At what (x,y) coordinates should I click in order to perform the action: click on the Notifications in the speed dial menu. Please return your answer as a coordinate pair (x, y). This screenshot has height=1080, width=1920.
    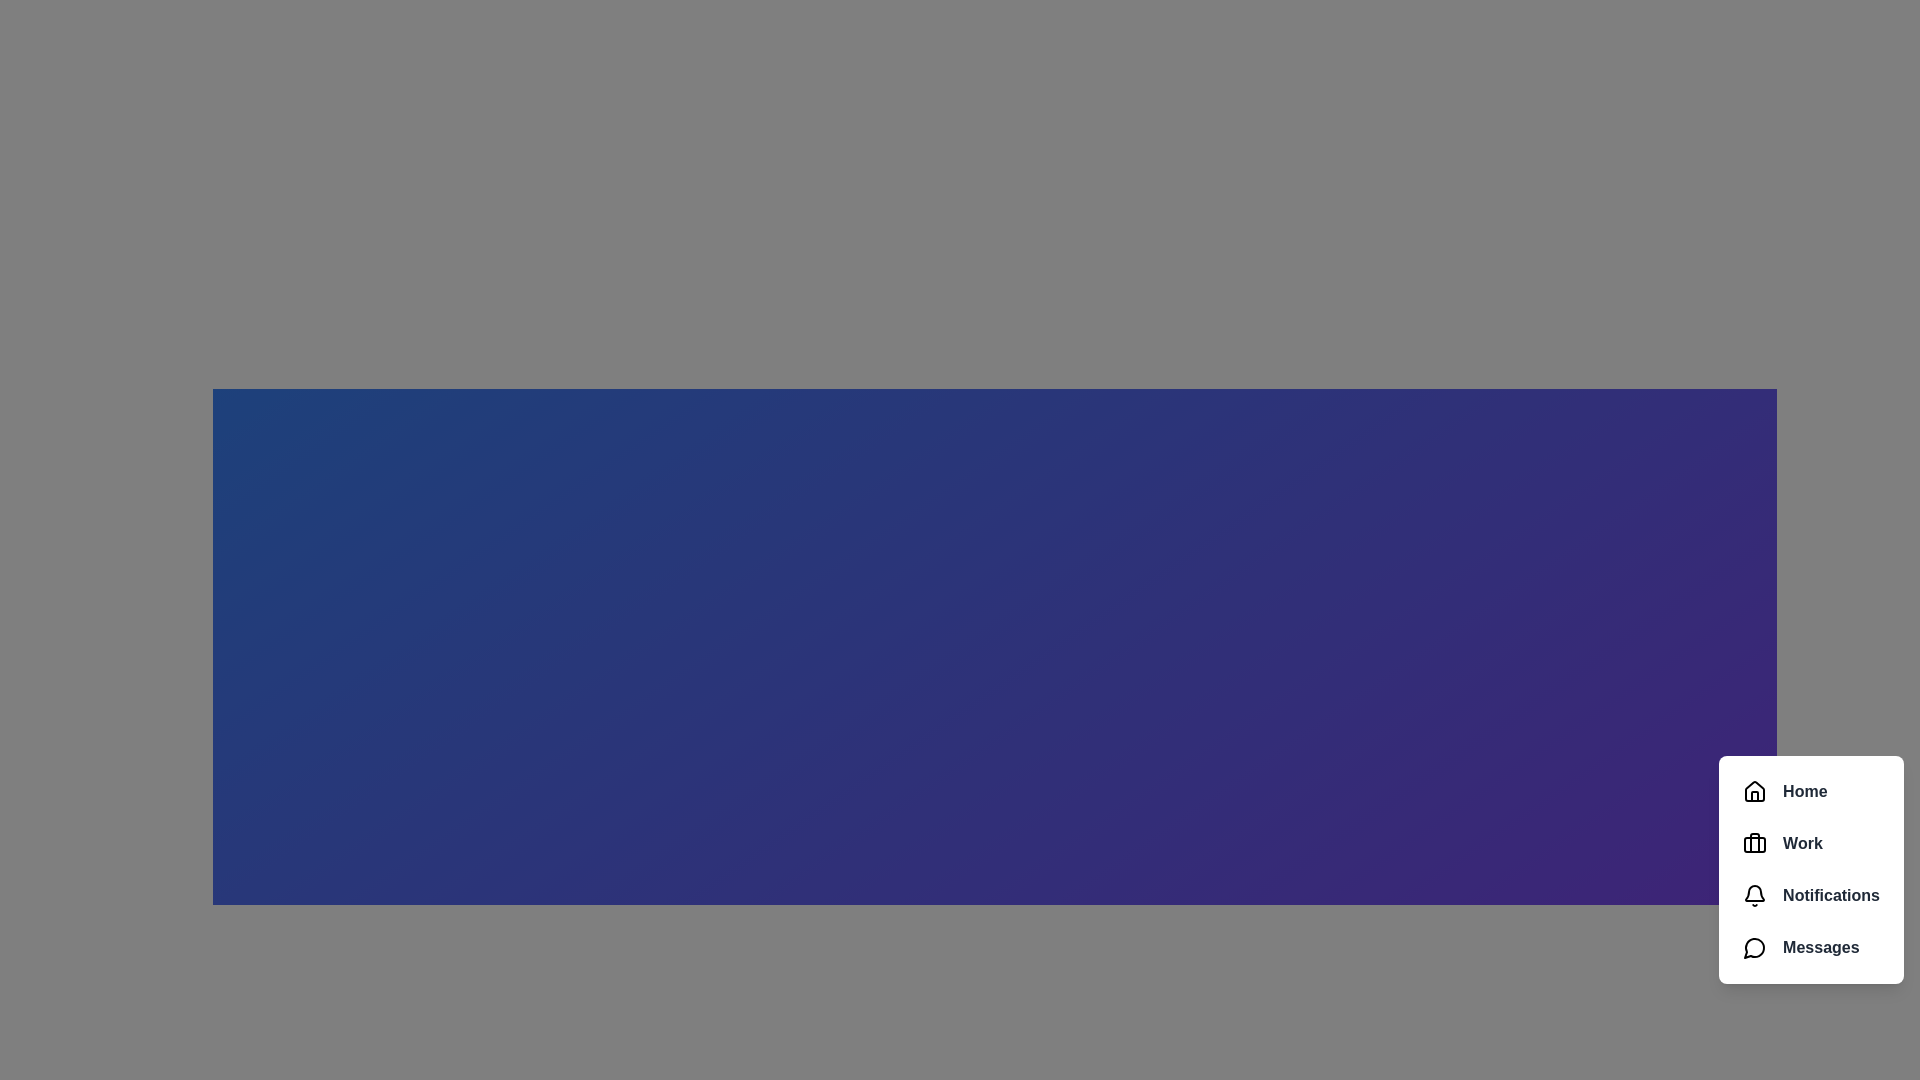
    Looking at the image, I should click on (1811, 894).